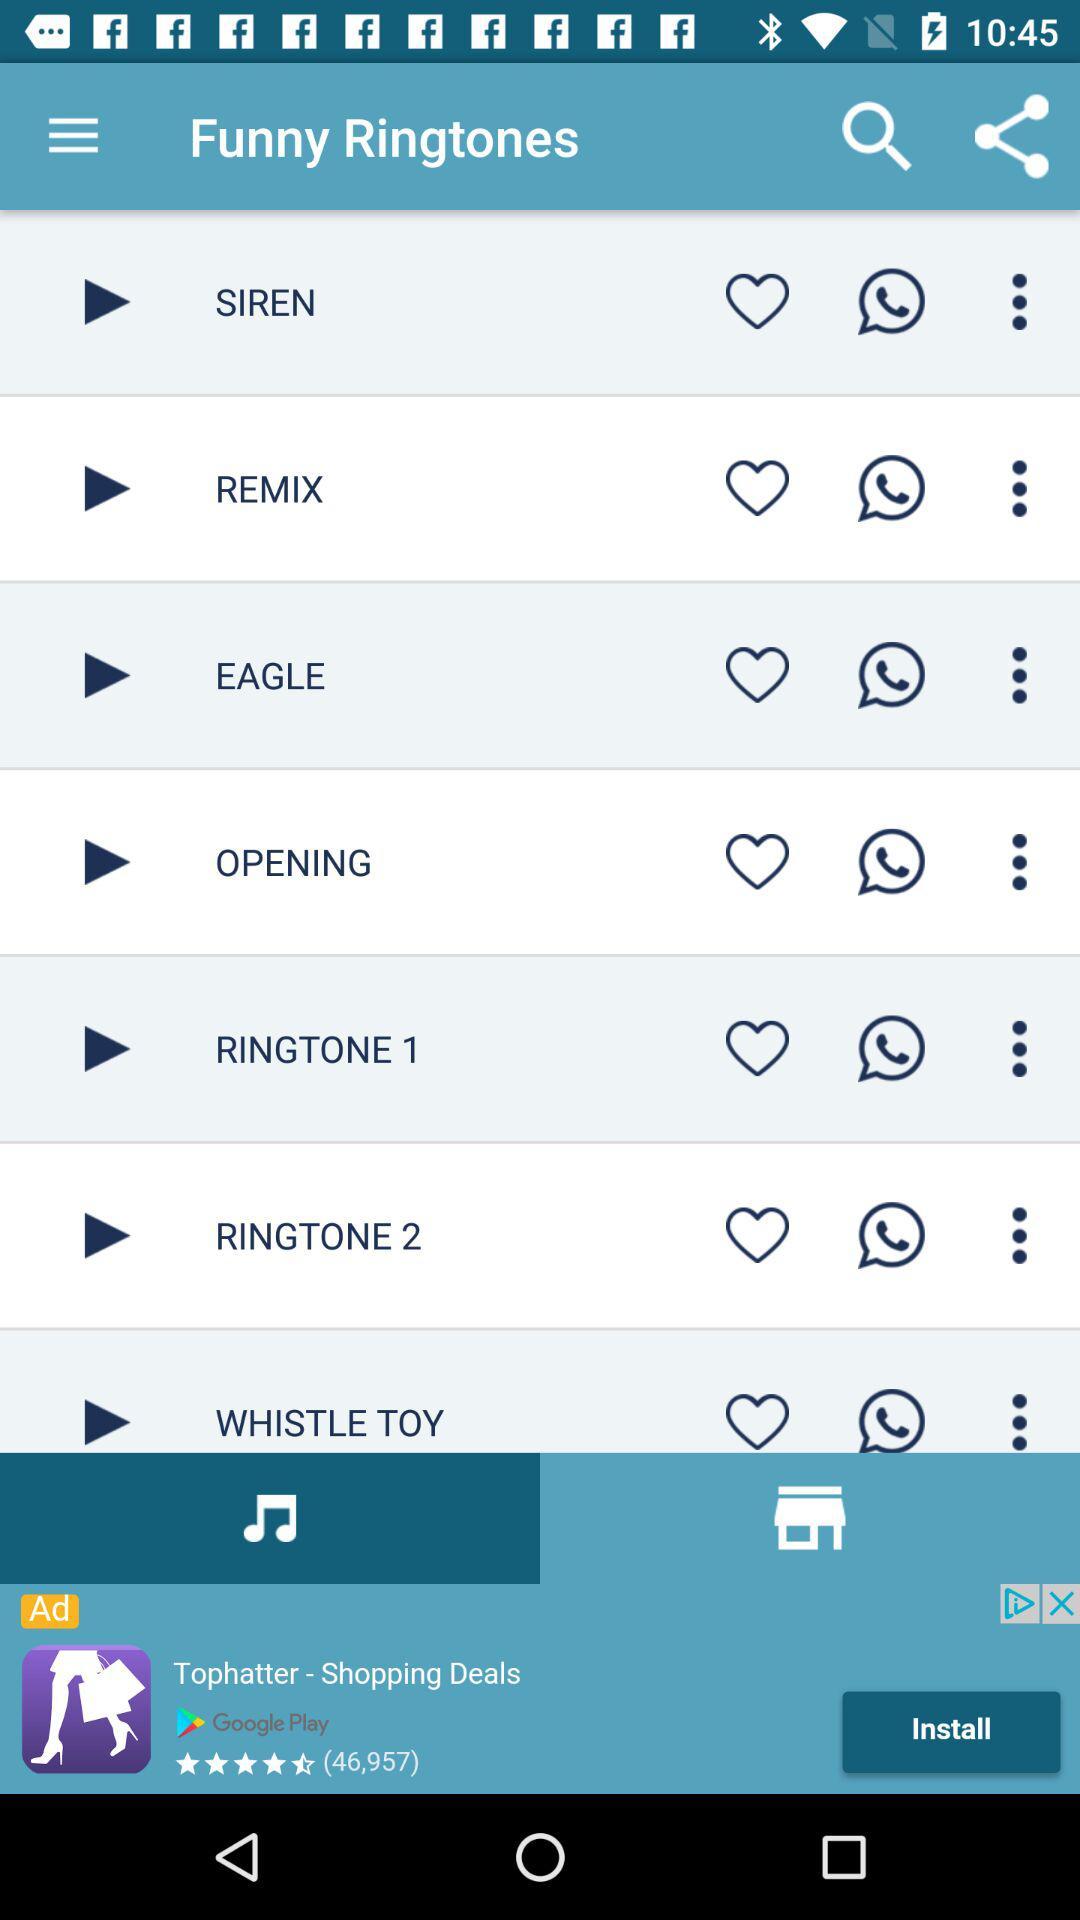  Describe the element at coordinates (1019, 1415) in the screenshot. I see `mune button` at that location.